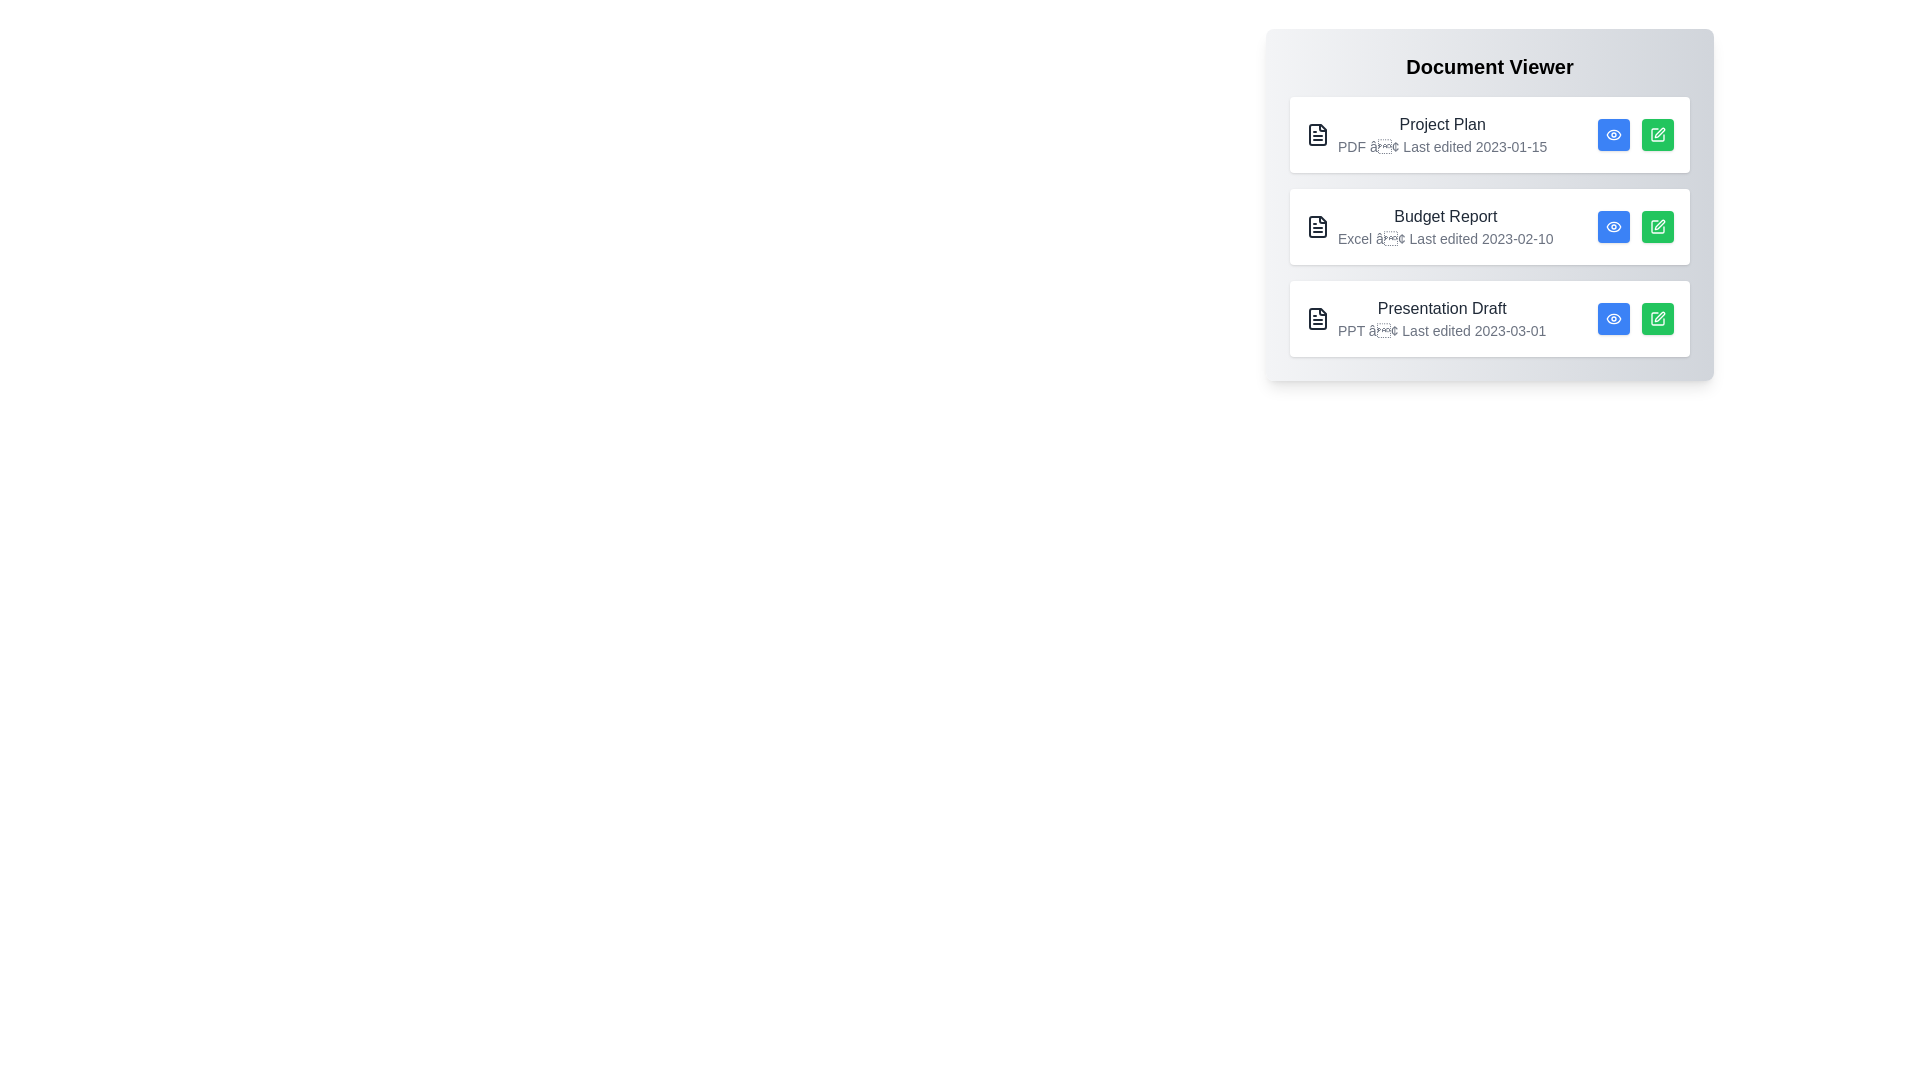 The image size is (1920, 1080). What do you see at coordinates (1613, 226) in the screenshot?
I see `eye icon for the document titled Budget Report to view its details` at bounding box center [1613, 226].